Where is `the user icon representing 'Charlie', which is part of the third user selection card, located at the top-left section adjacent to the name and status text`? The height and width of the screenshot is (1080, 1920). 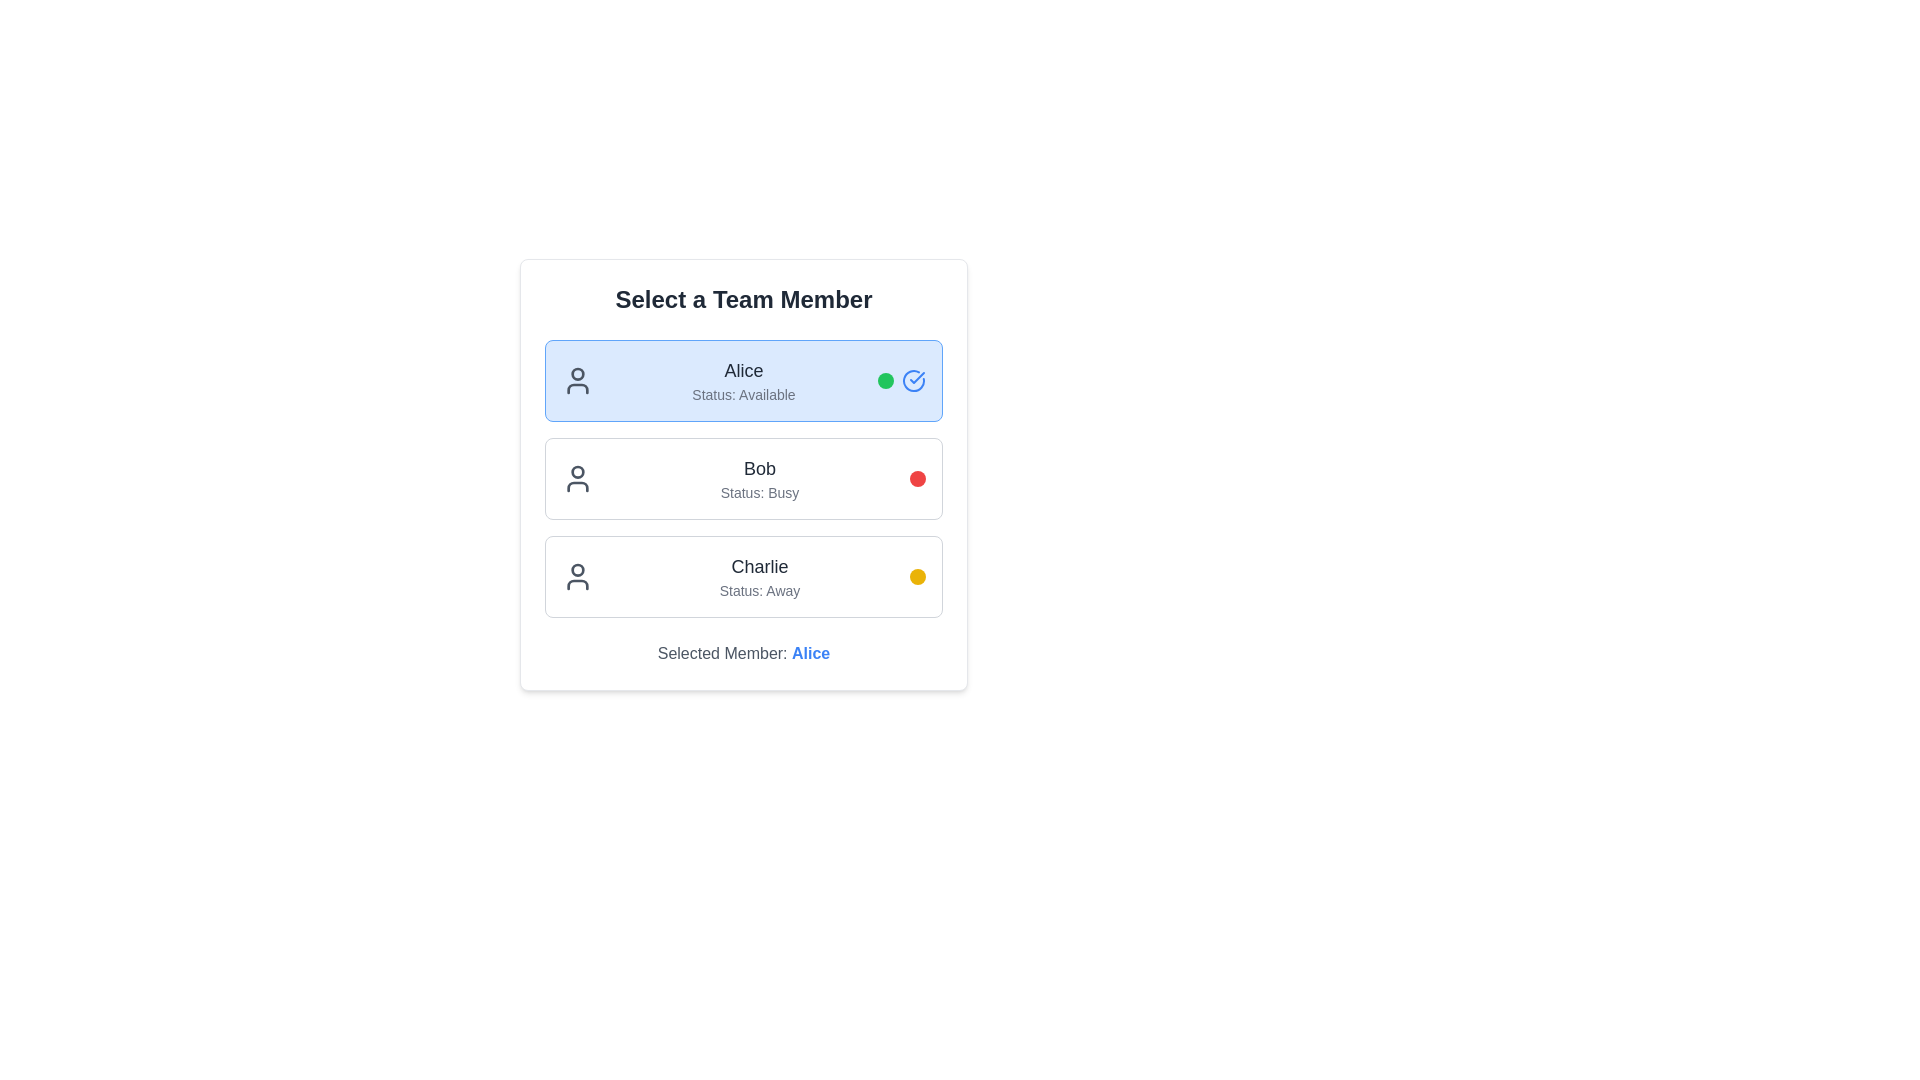
the user icon representing 'Charlie', which is part of the third user selection card, located at the top-left section adjacent to the name and status text is located at coordinates (576, 585).